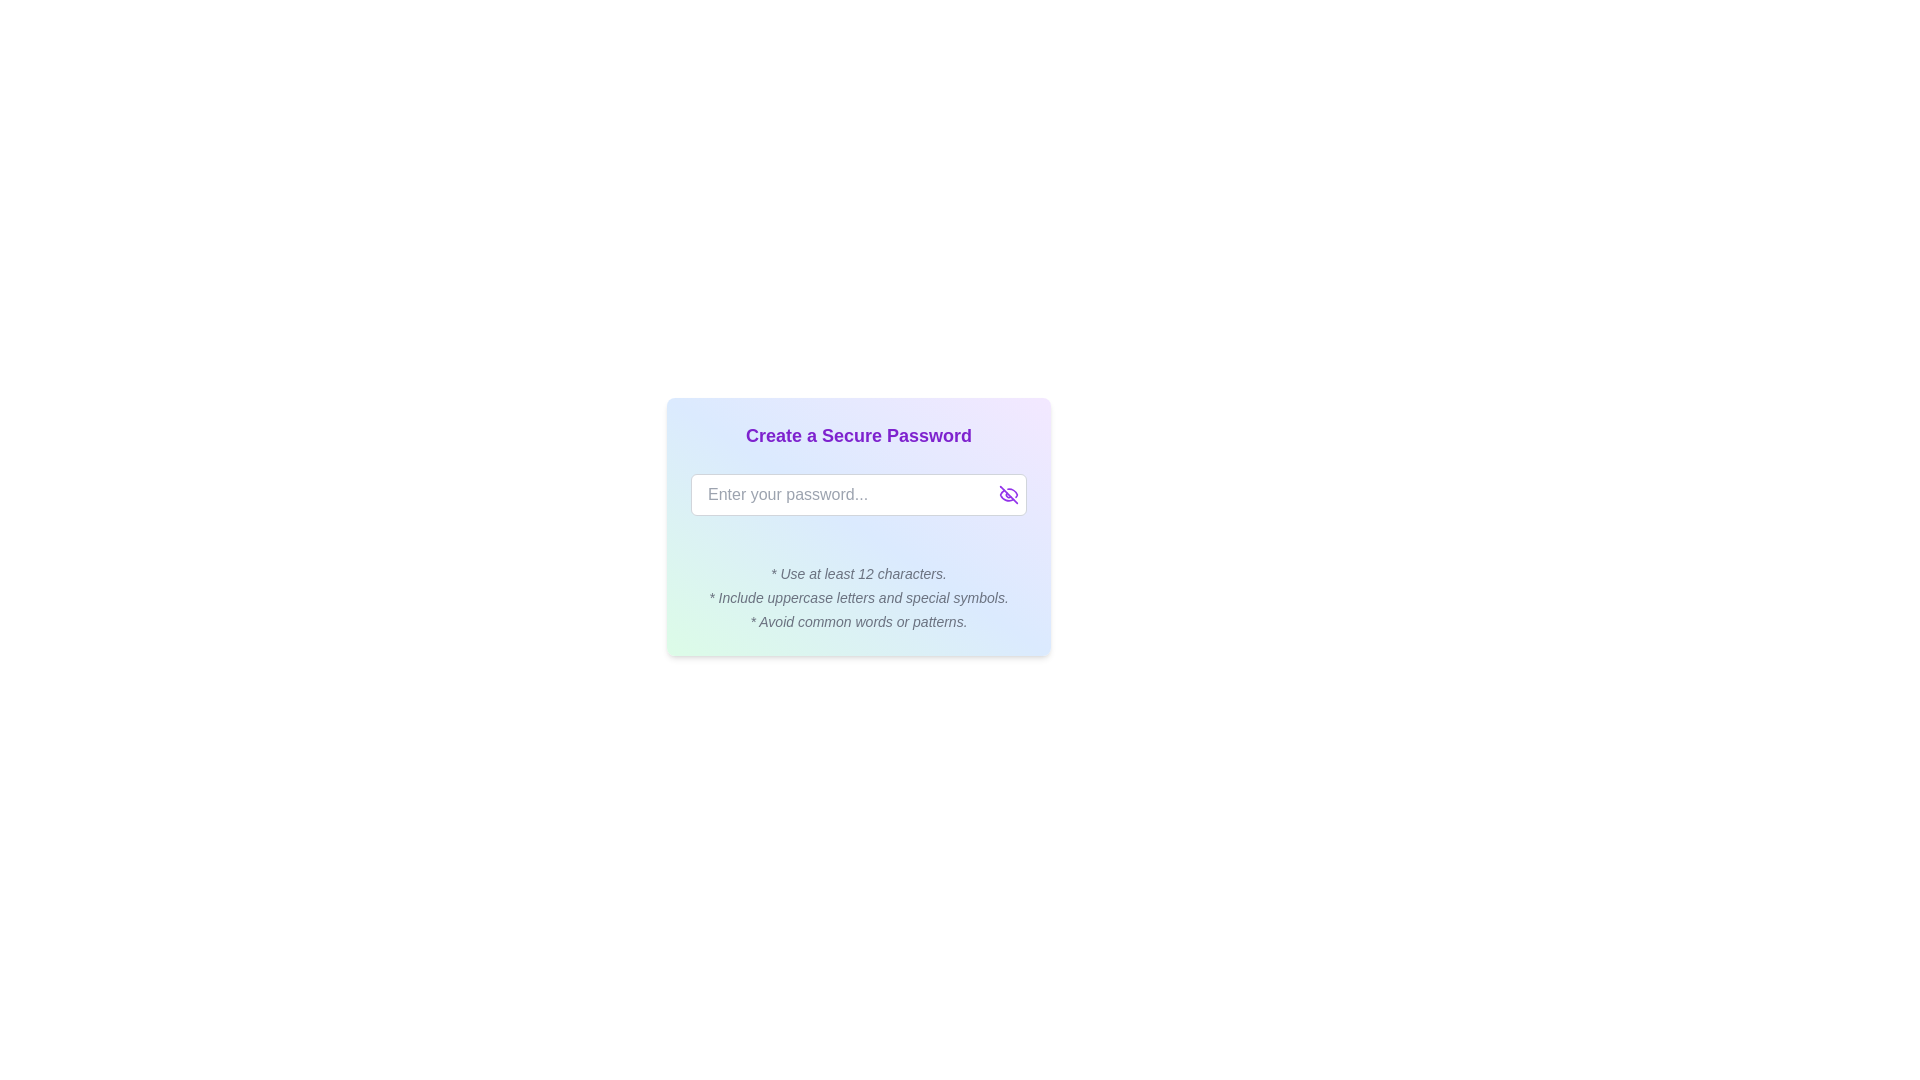 Image resolution: width=1920 pixels, height=1080 pixels. Describe the element at coordinates (1008, 494) in the screenshot. I see `the eye-slash icon located to the right side of the password input field` at that location.